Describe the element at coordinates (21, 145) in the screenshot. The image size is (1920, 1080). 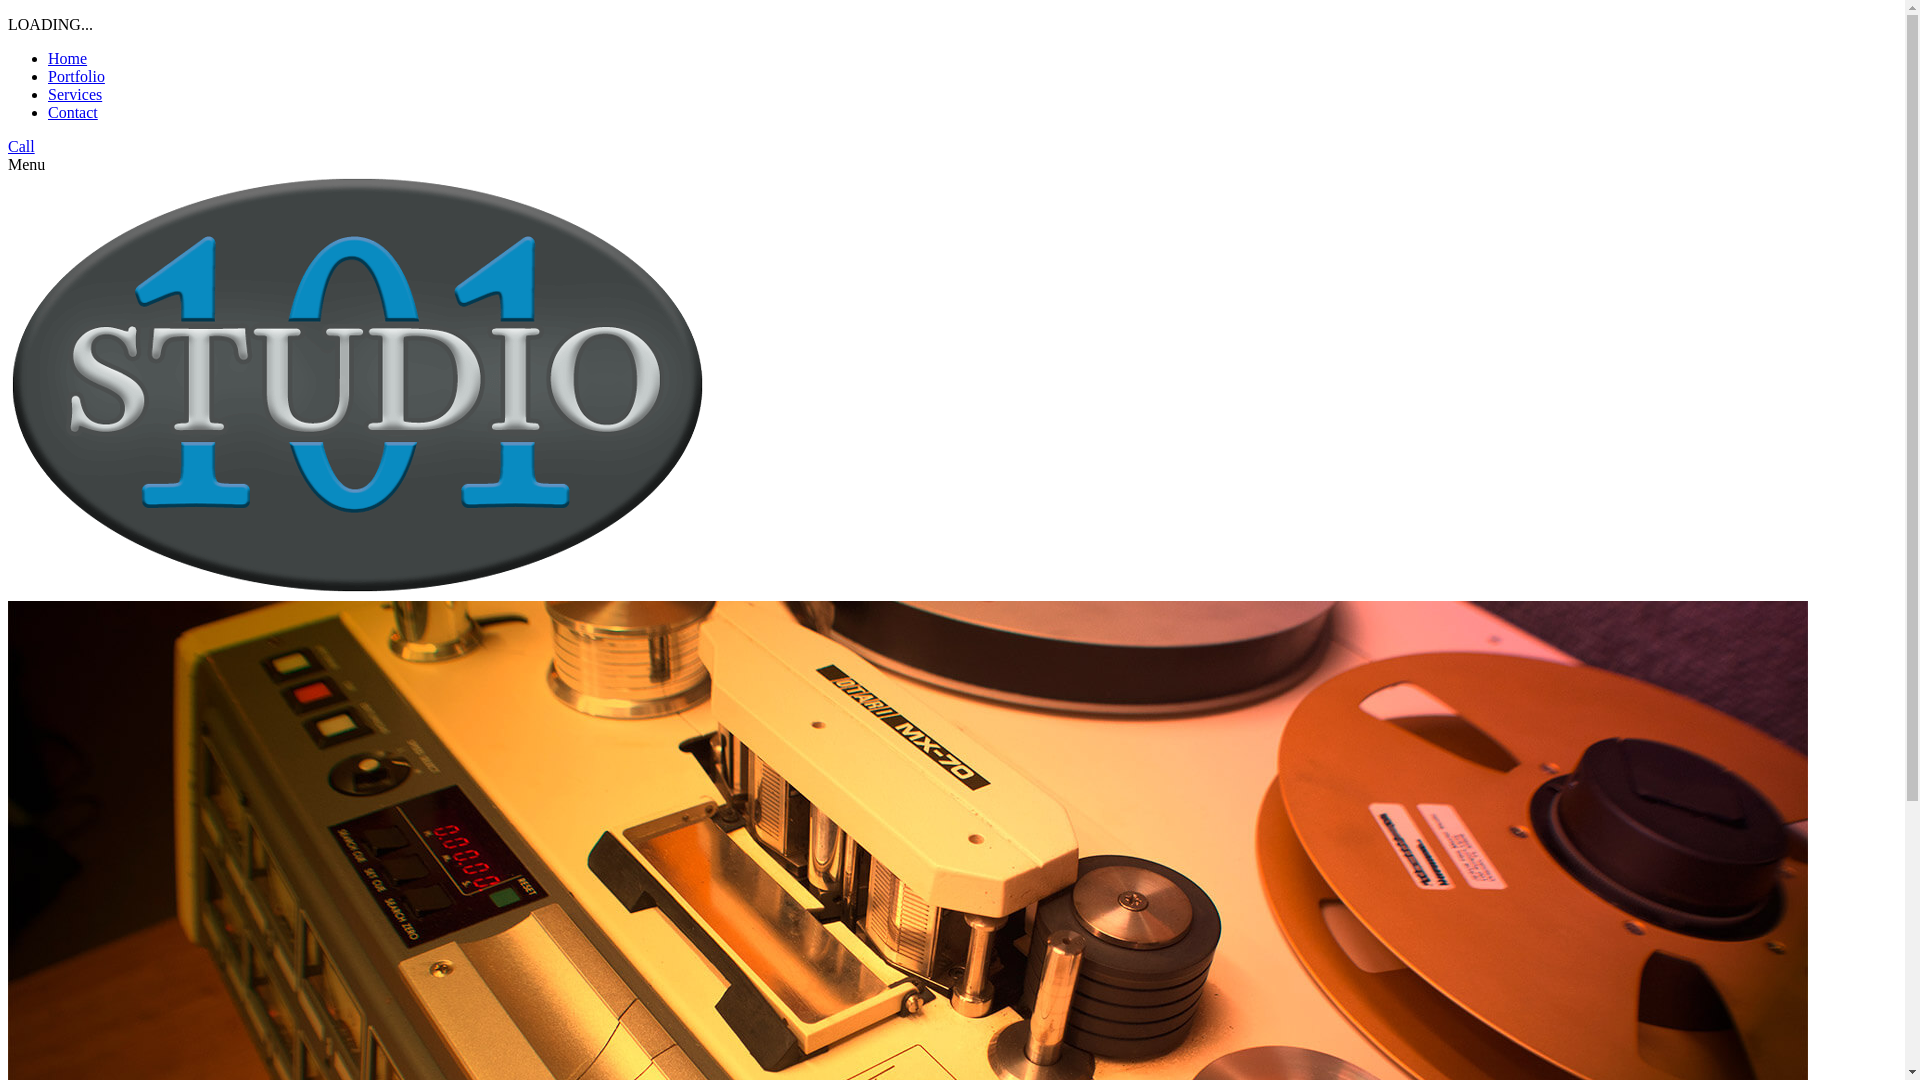
I see `'Call'` at that location.